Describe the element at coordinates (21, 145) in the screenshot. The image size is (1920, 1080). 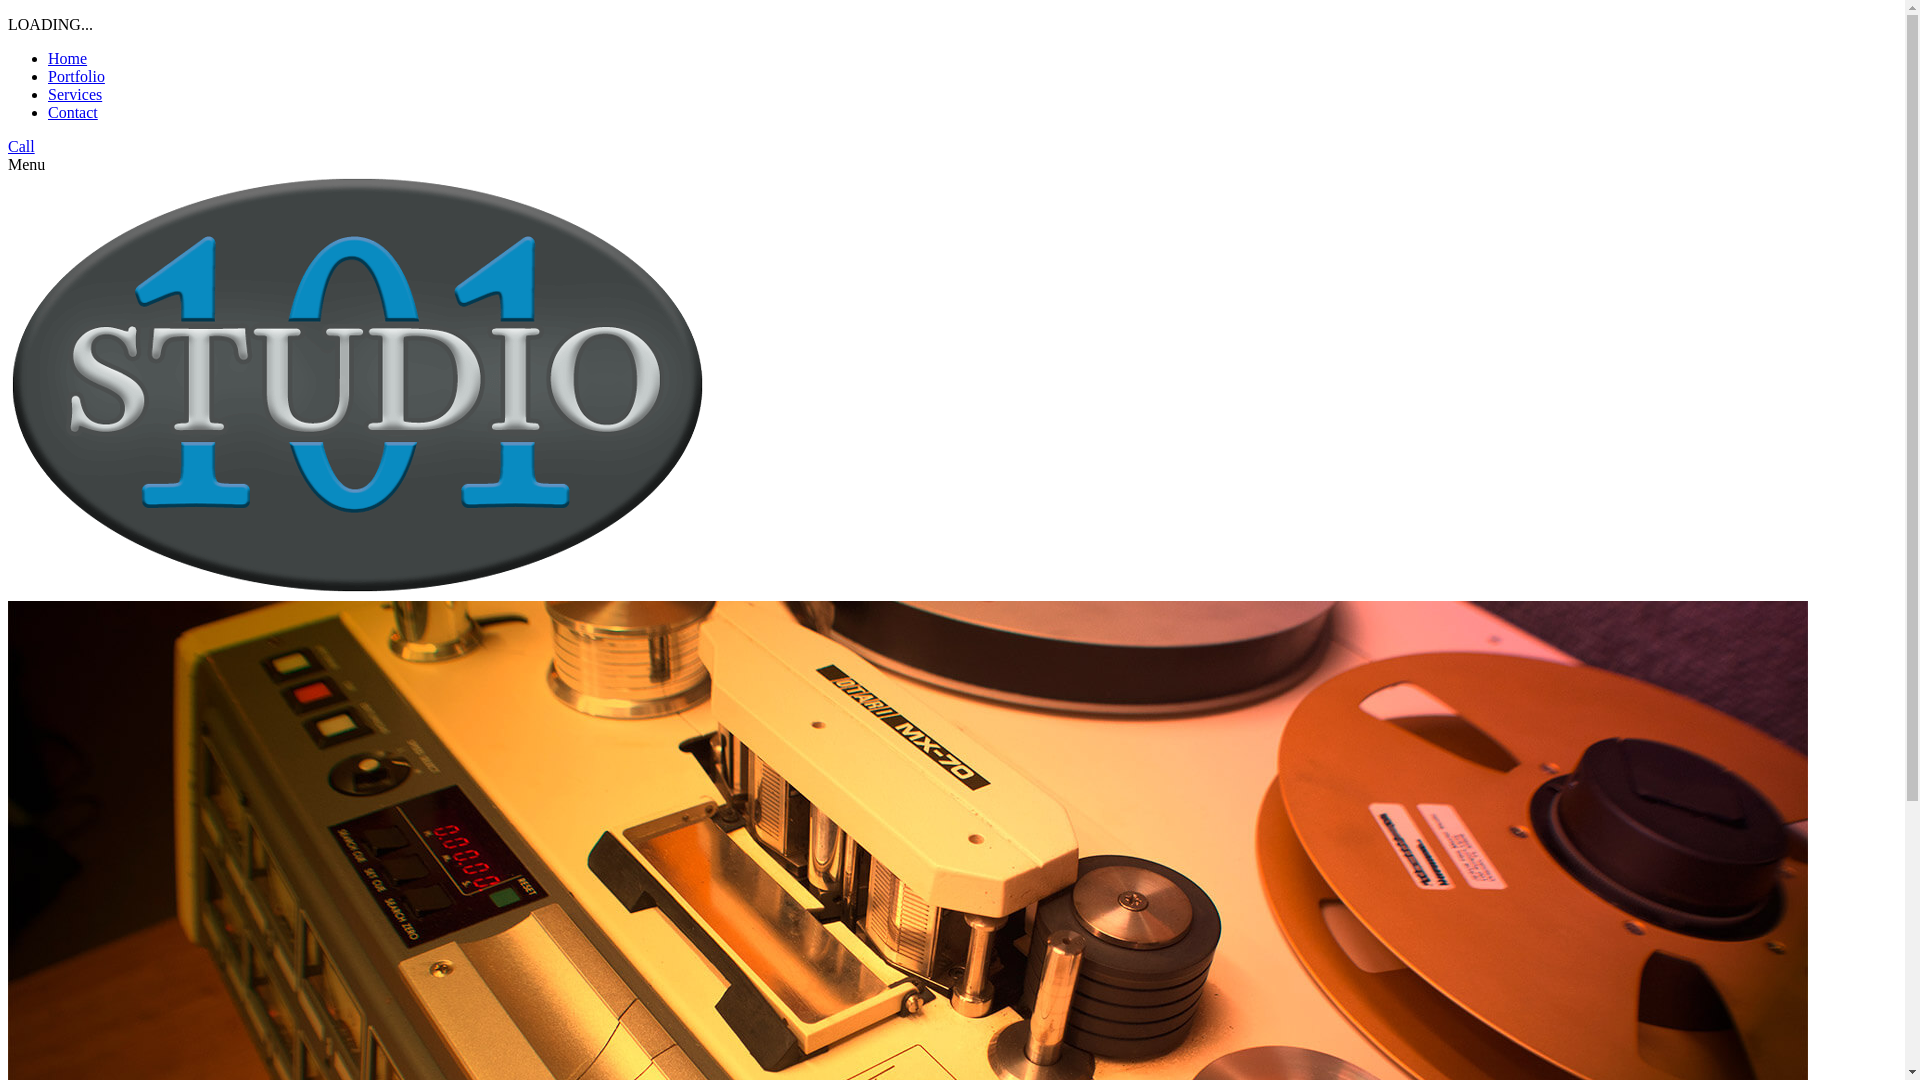
I see `'Call'` at that location.